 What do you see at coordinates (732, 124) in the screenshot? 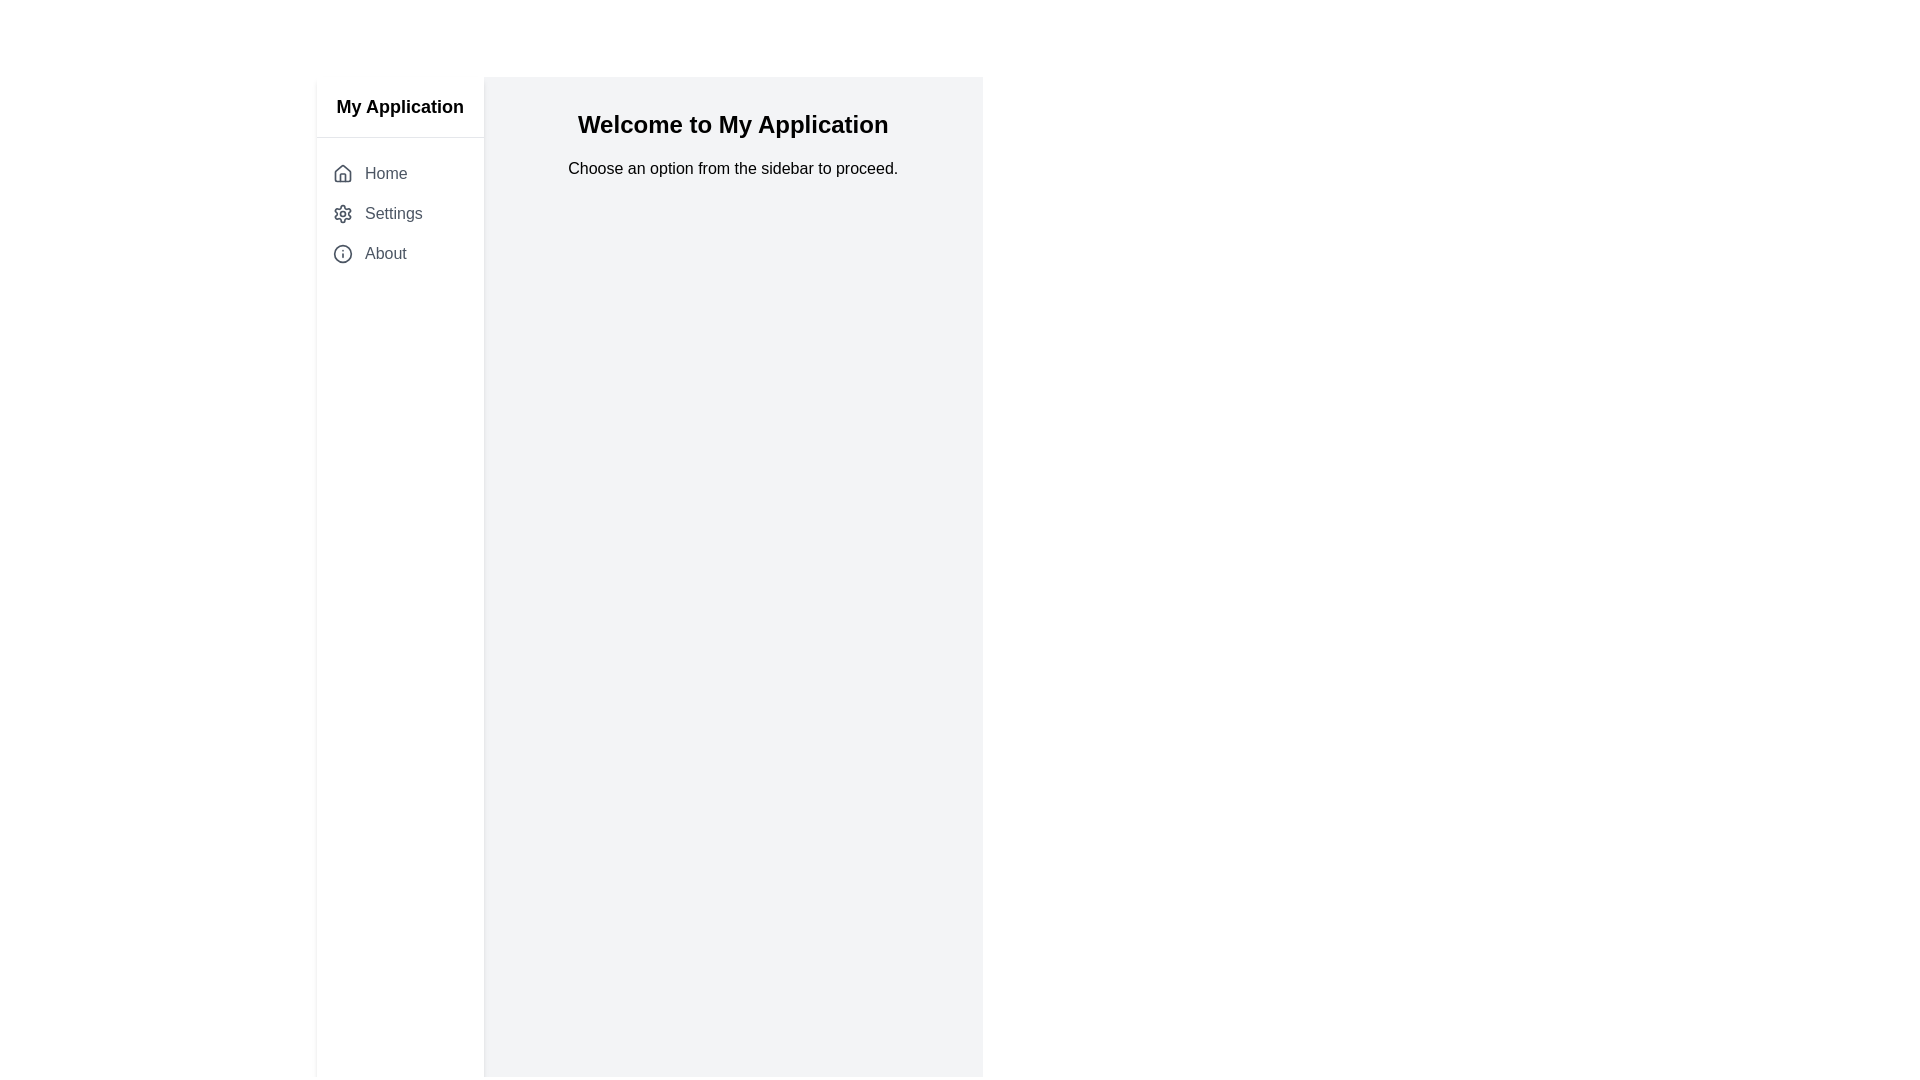
I see `main heading text of the application located at the top section of the content area, which welcomes users and indicates the purpose of the interface` at bounding box center [732, 124].